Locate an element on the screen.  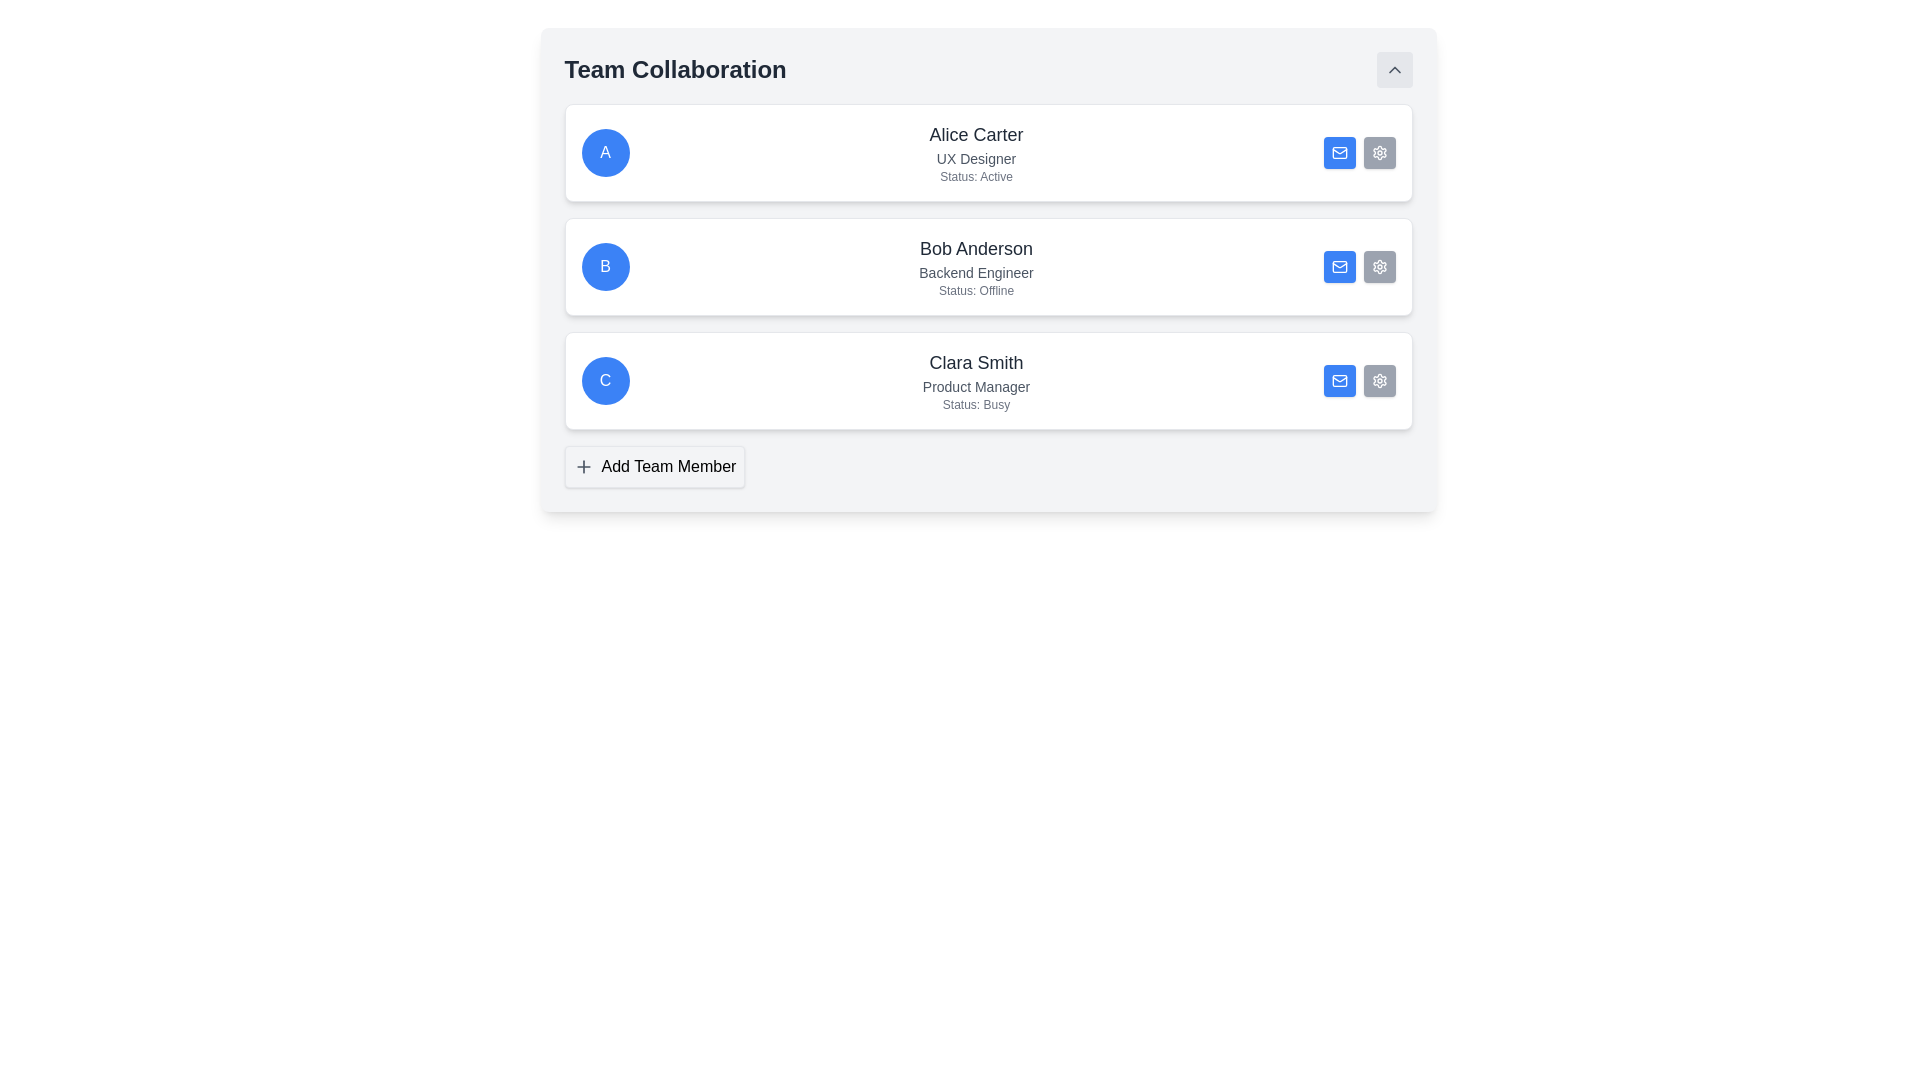
the square gray button with rounded corners and a white gear icon for settings, located in the rightmost section of Bob Anderson's card in the Team Collaboration interface is located at coordinates (1378, 265).